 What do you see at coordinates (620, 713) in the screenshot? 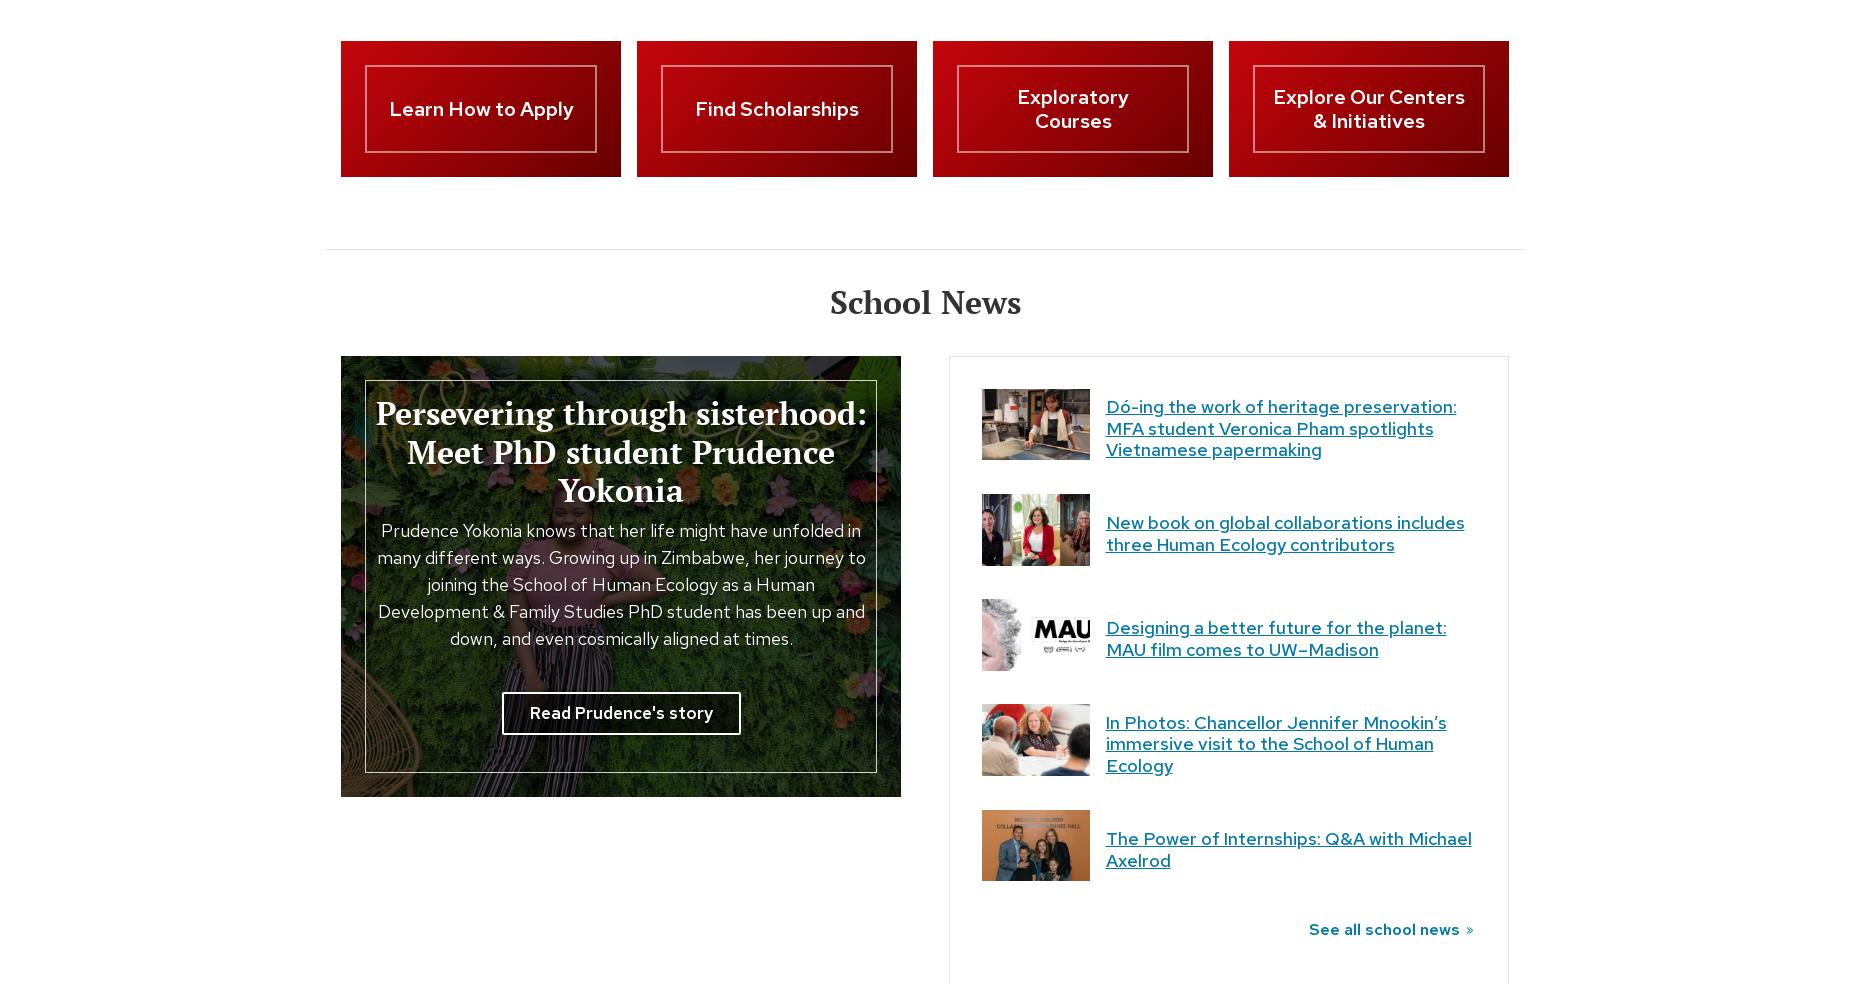
I see `'Read Prudence's story'` at bounding box center [620, 713].